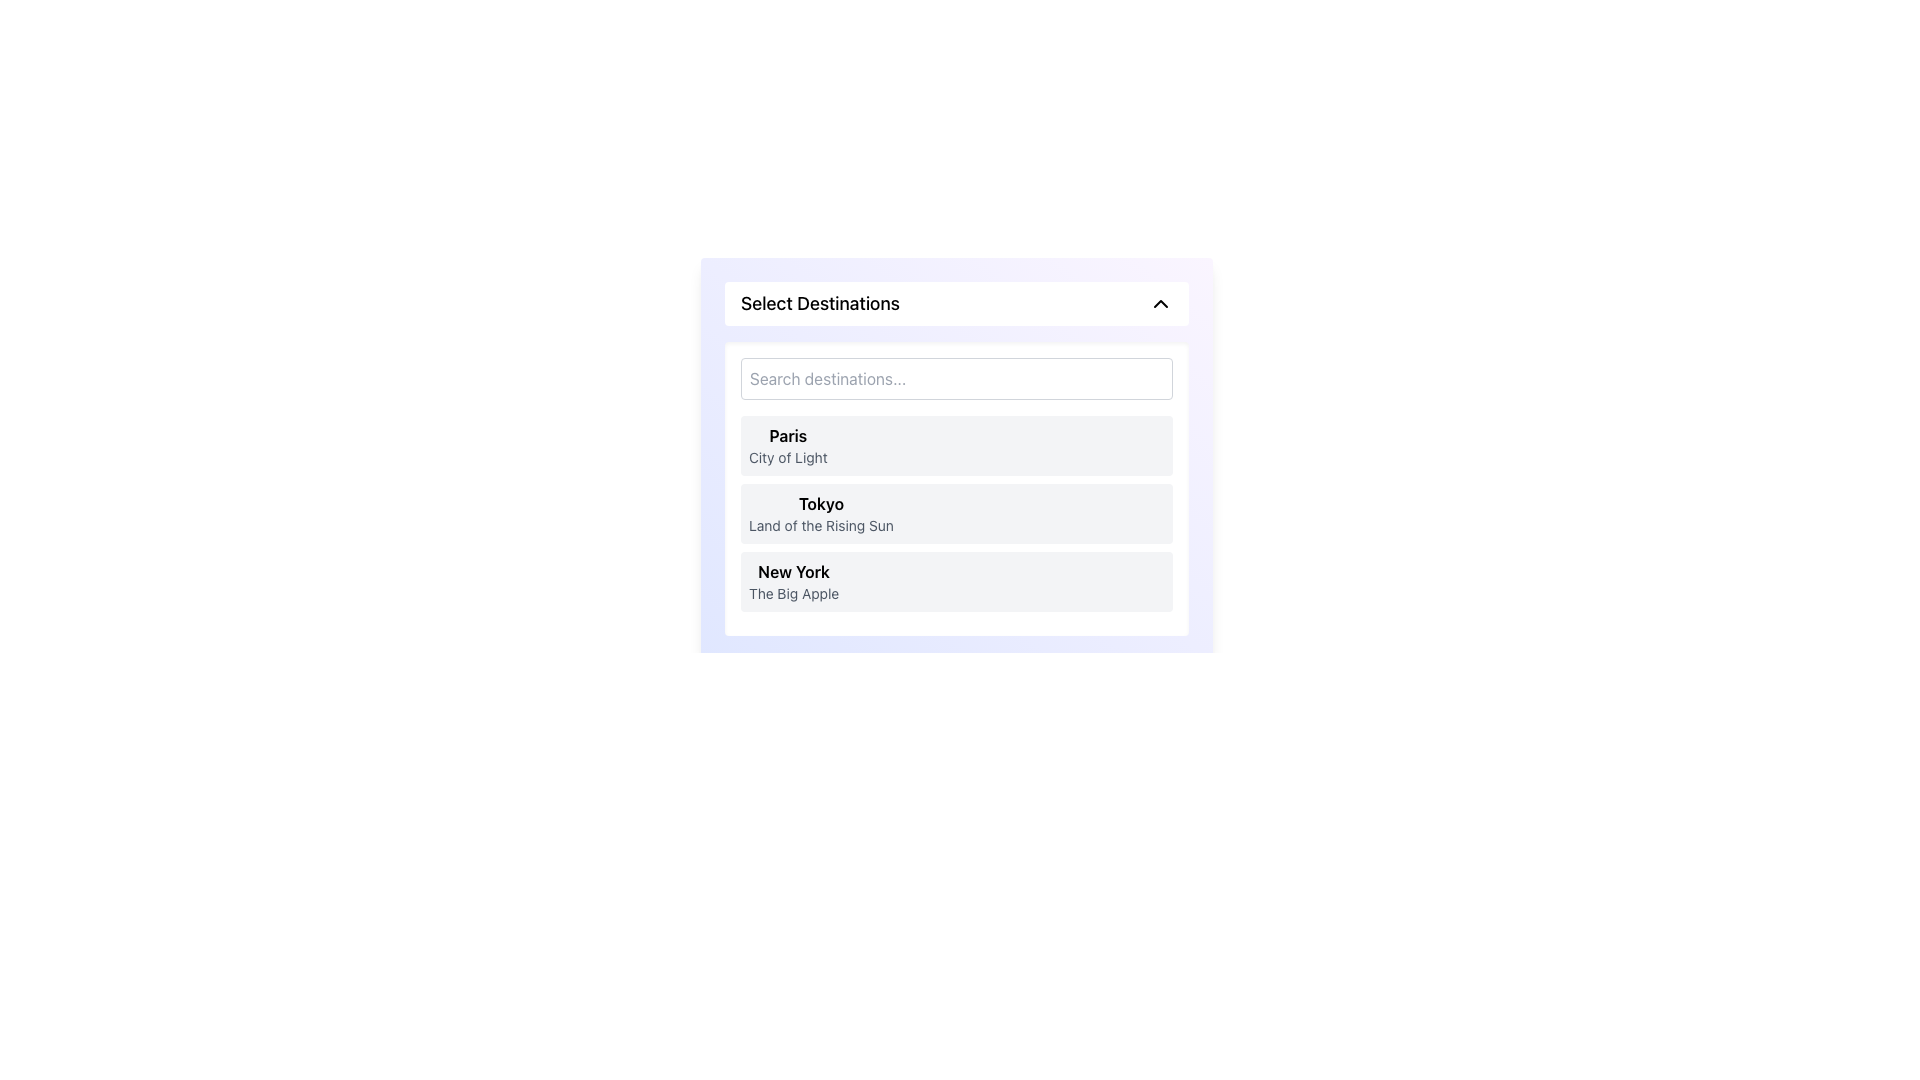 Image resolution: width=1920 pixels, height=1080 pixels. I want to click on the first list item in the 'Select Destinations' drop-down menu, which features 'Paris' in bold and 'City of Light' in a lighter font, so click(955, 459).